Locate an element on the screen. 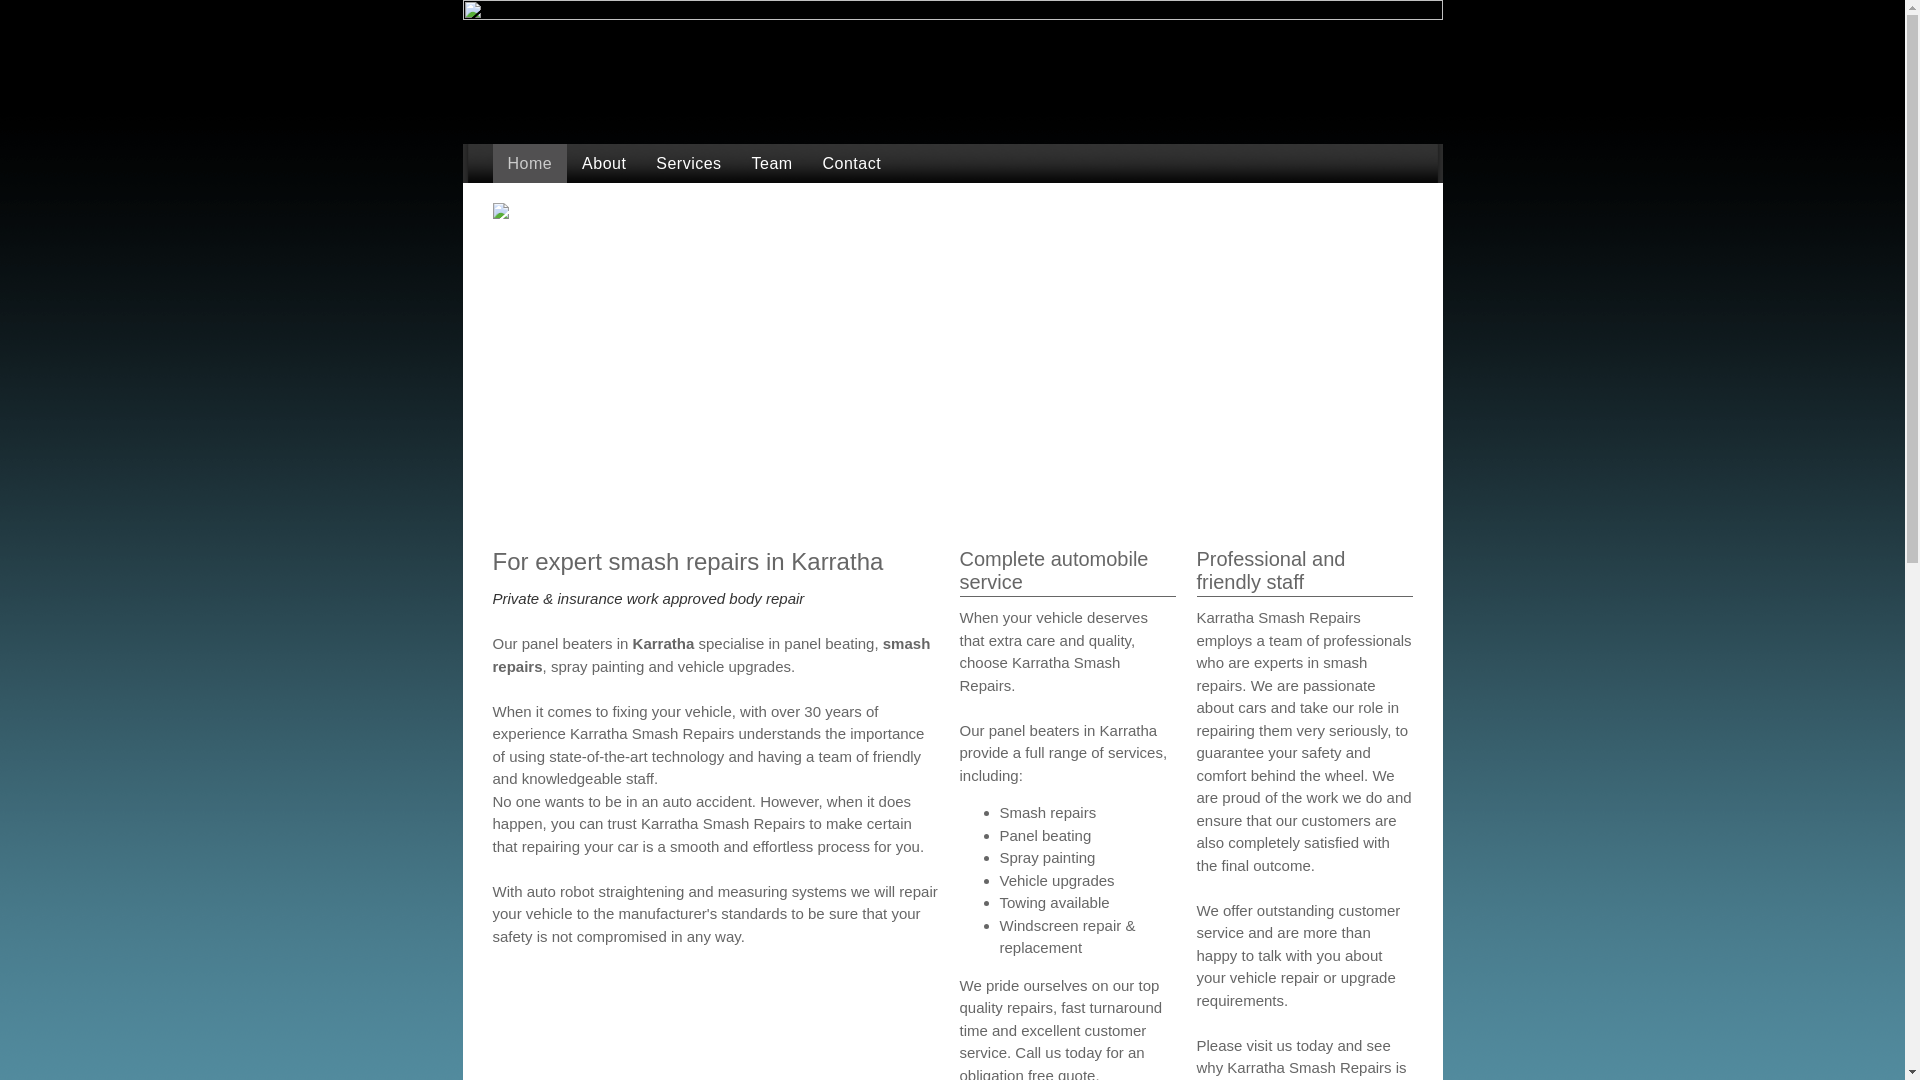  'Team' is located at coordinates (736, 163).